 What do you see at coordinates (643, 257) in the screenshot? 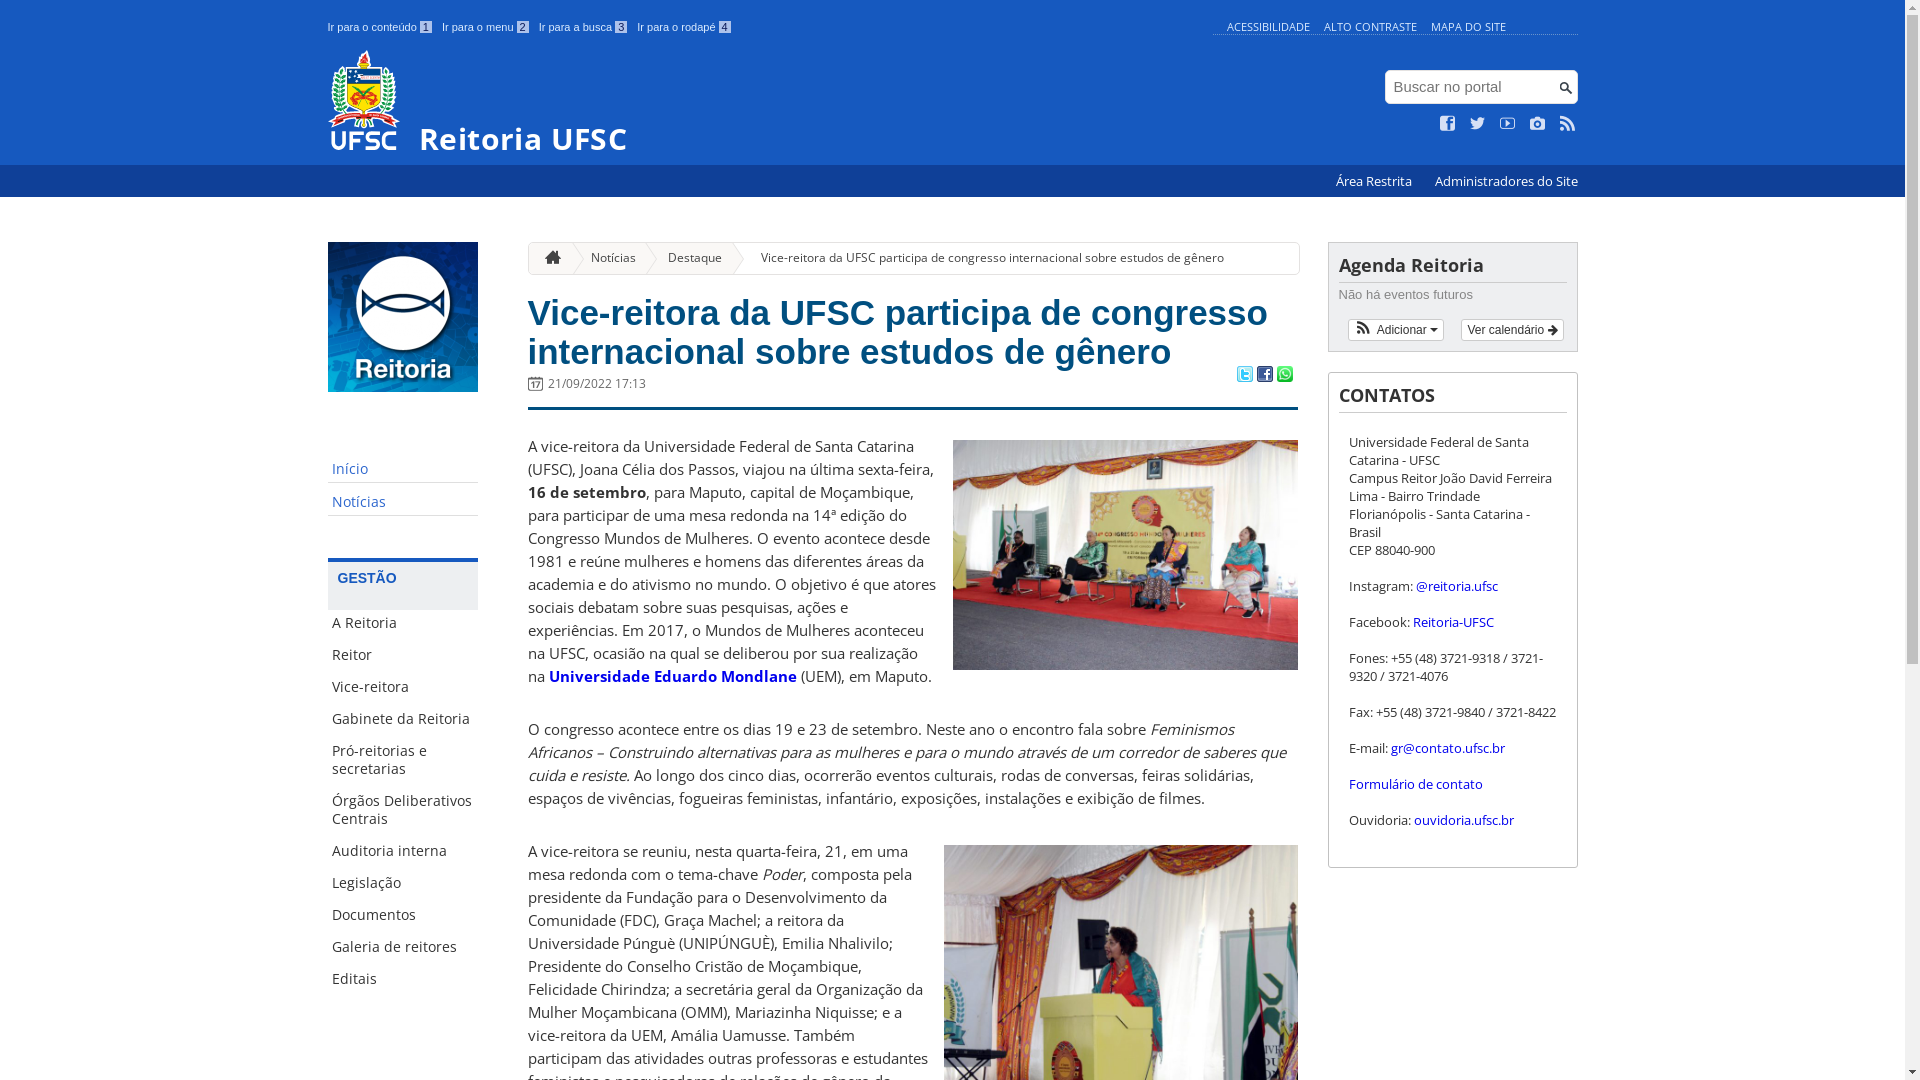
I see `'Destaque'` at bounding box center [643, 257].